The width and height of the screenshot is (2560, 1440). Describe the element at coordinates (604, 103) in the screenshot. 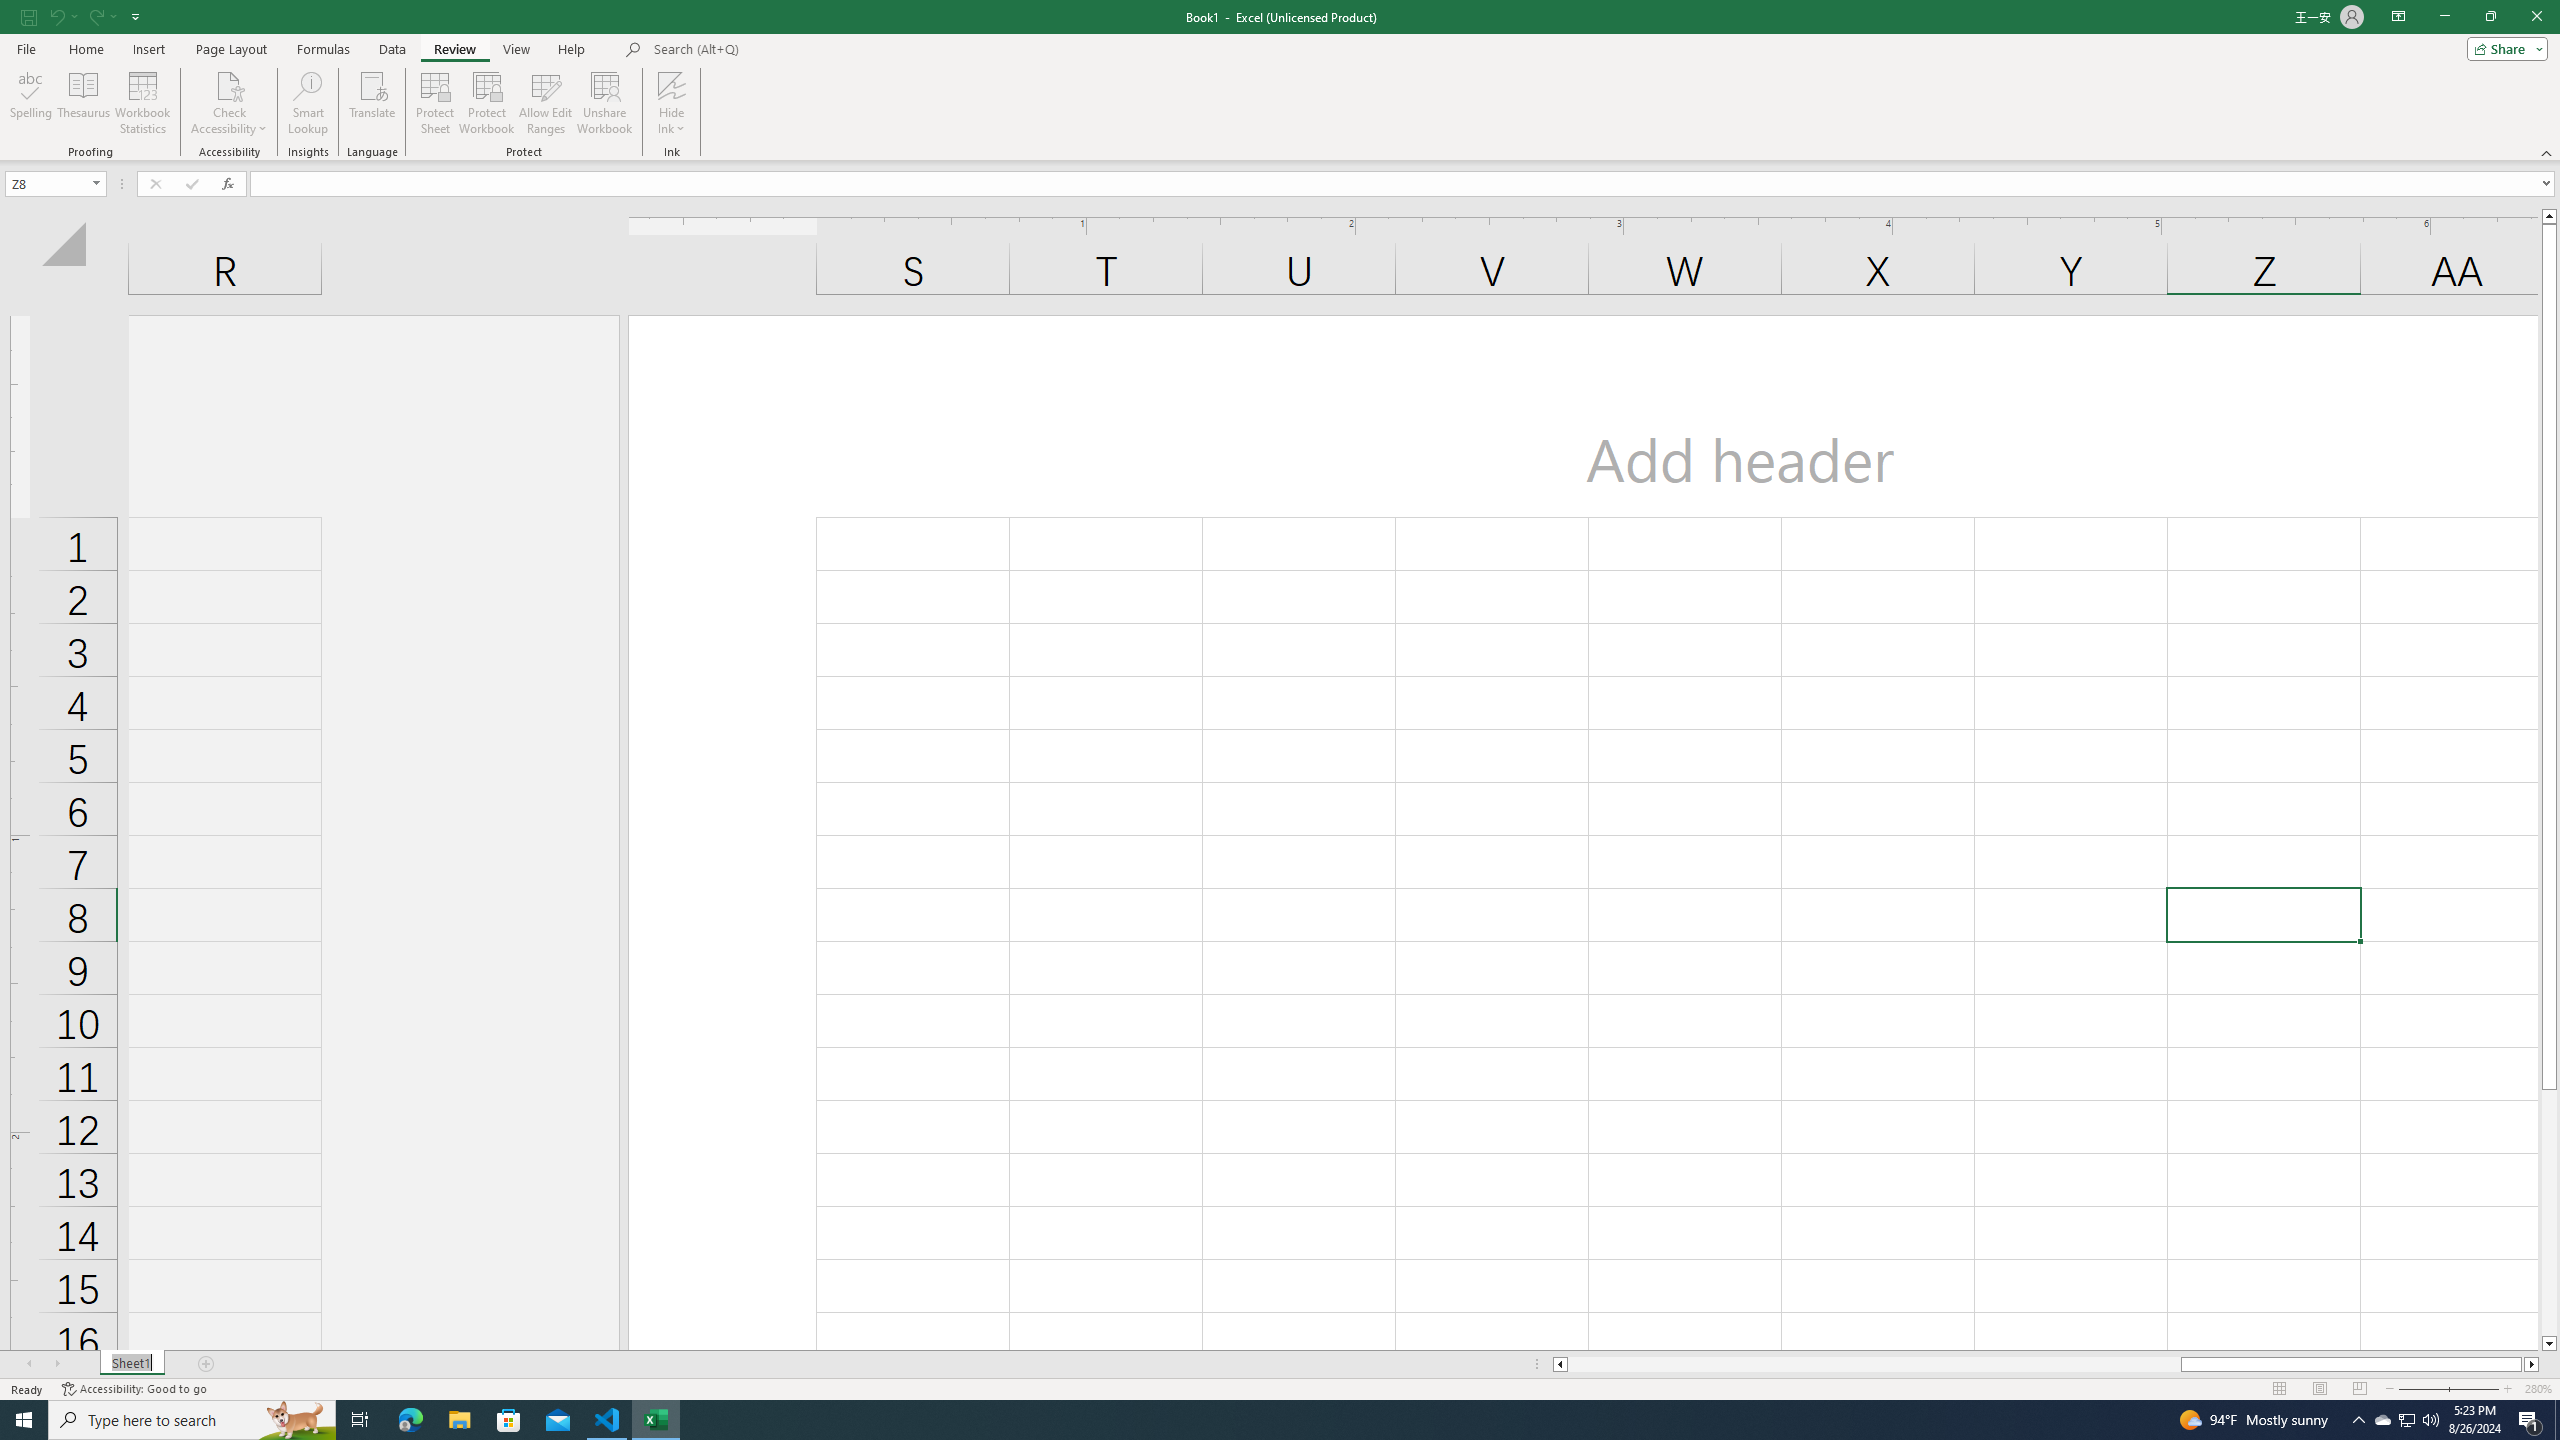

I see `'Unshare Workbook'` at that location.